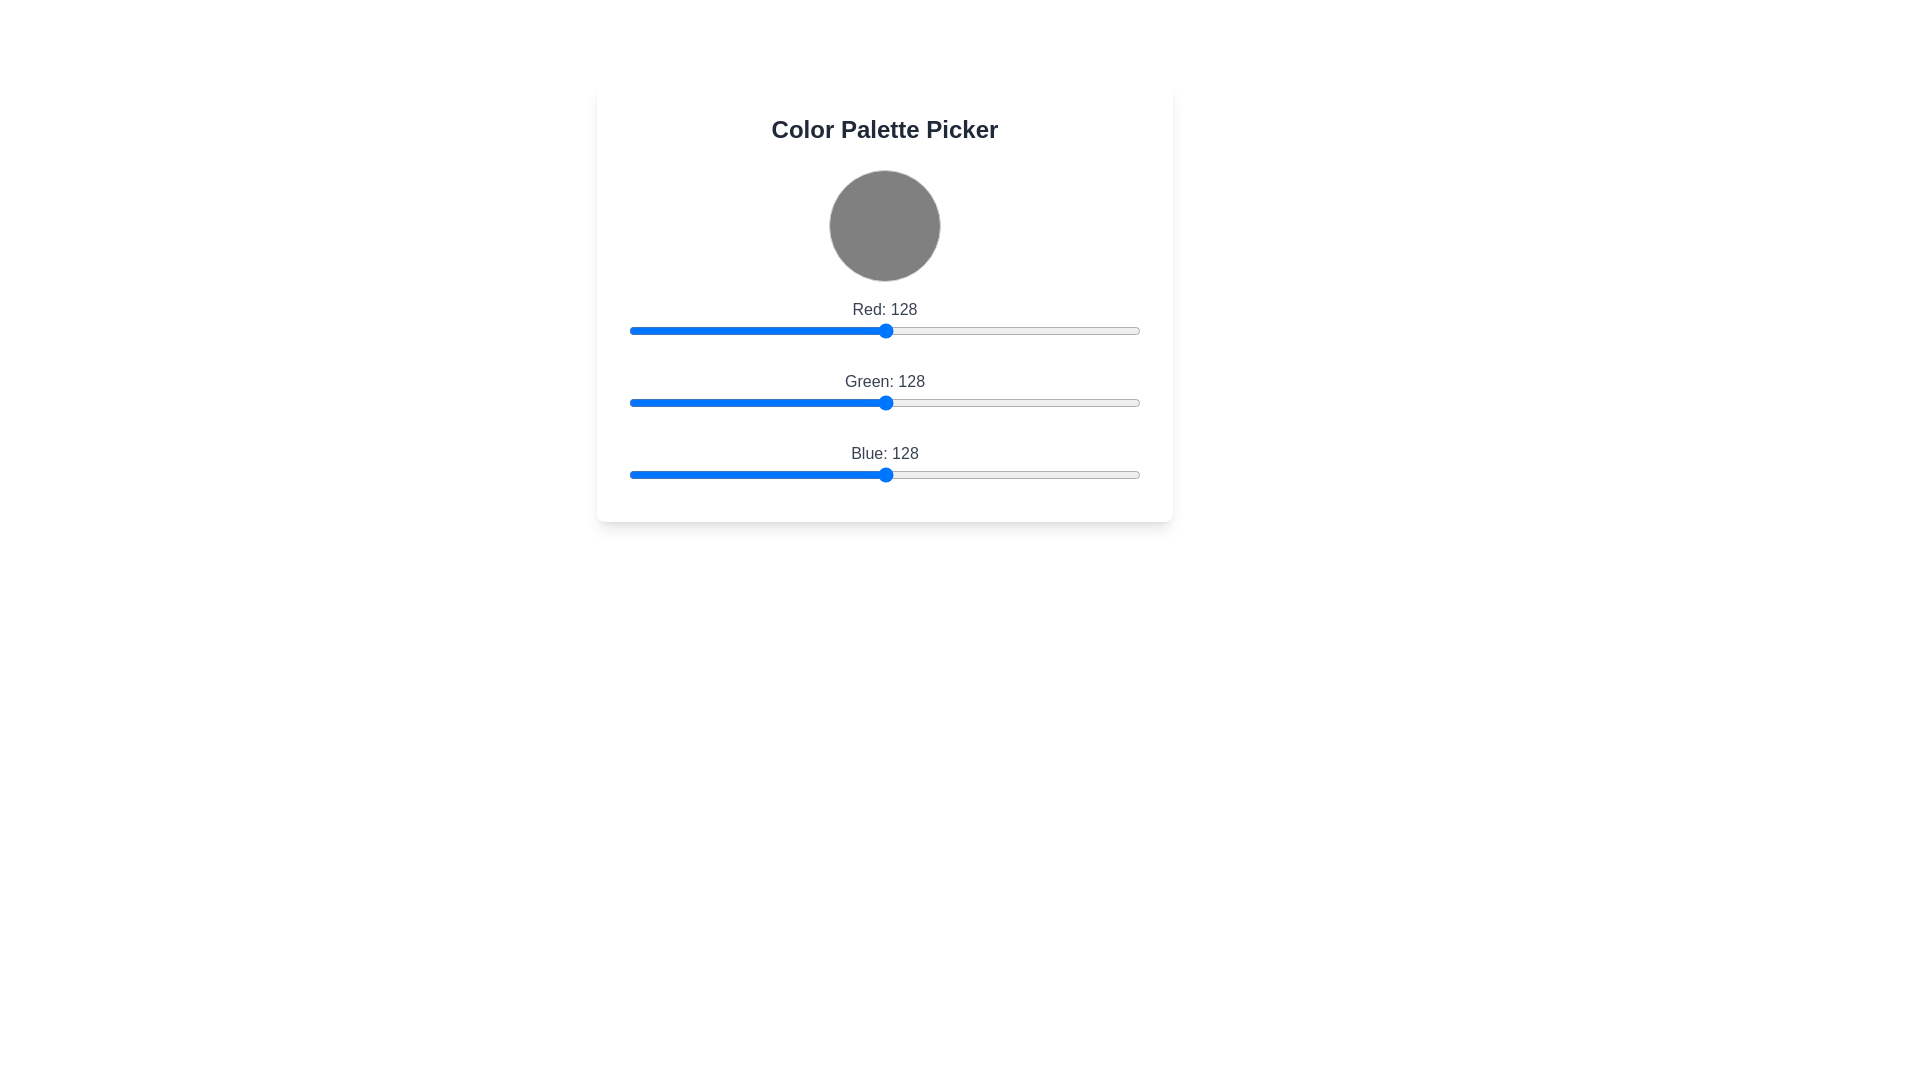  Describe the element at coordinates (883, 474) in the screenshot. I see `the circular handle of the horizontal slider located in the section labeled 'Blue: 128'` at that location.